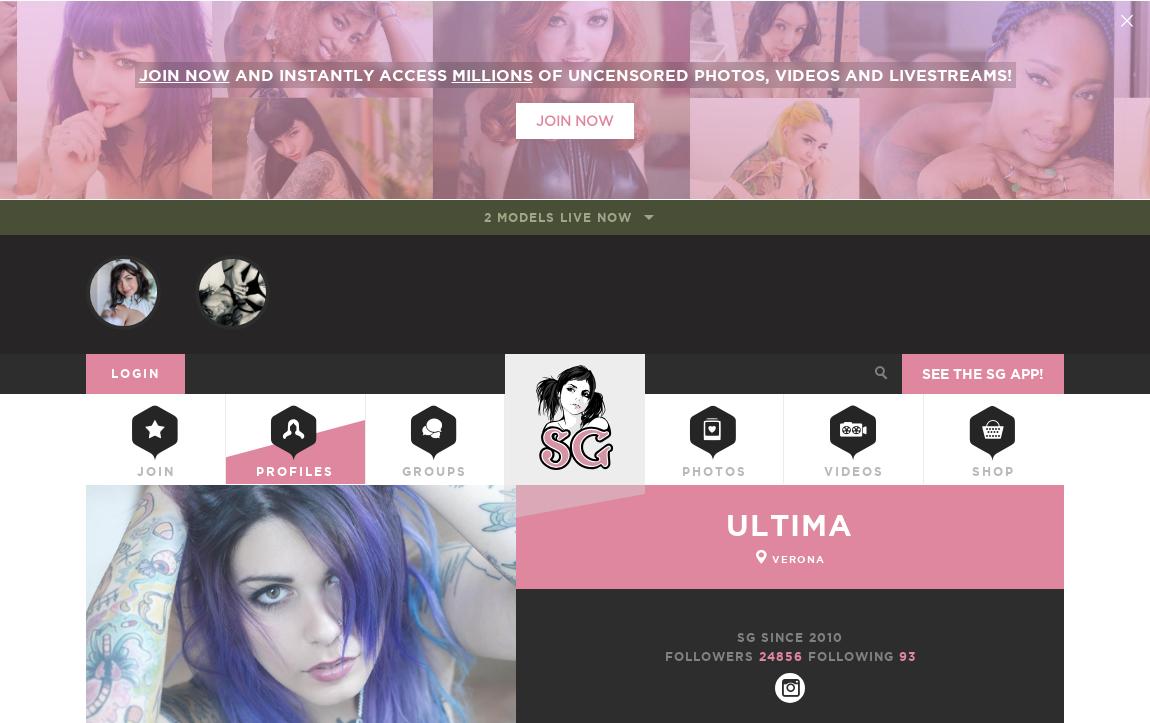 This screenshot has width=1150, height=723. I want to click on '2 models
        live now', so click(557, 217).